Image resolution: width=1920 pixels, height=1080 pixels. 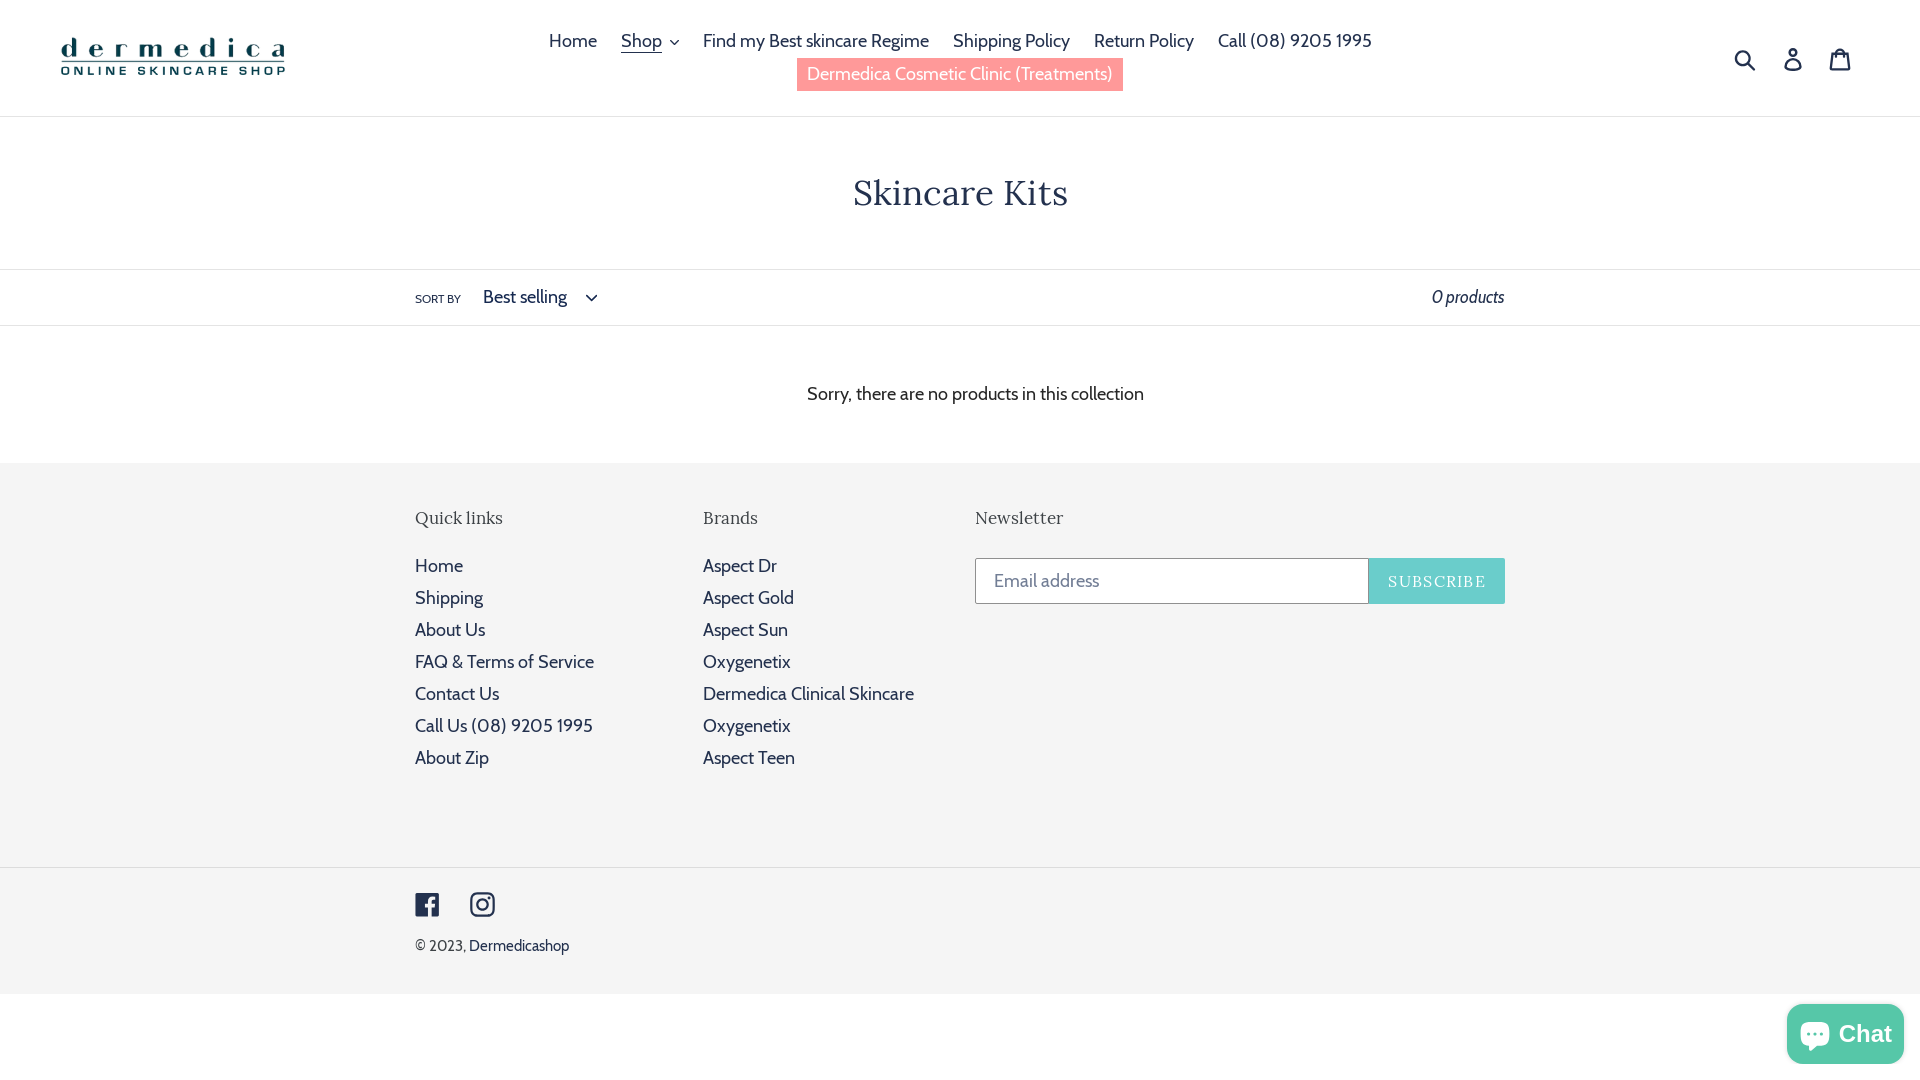 What do you see at coordinates (701, 628) in the screenshot?
I see `'Aspect Sun'` at bounding box center [701, 628].